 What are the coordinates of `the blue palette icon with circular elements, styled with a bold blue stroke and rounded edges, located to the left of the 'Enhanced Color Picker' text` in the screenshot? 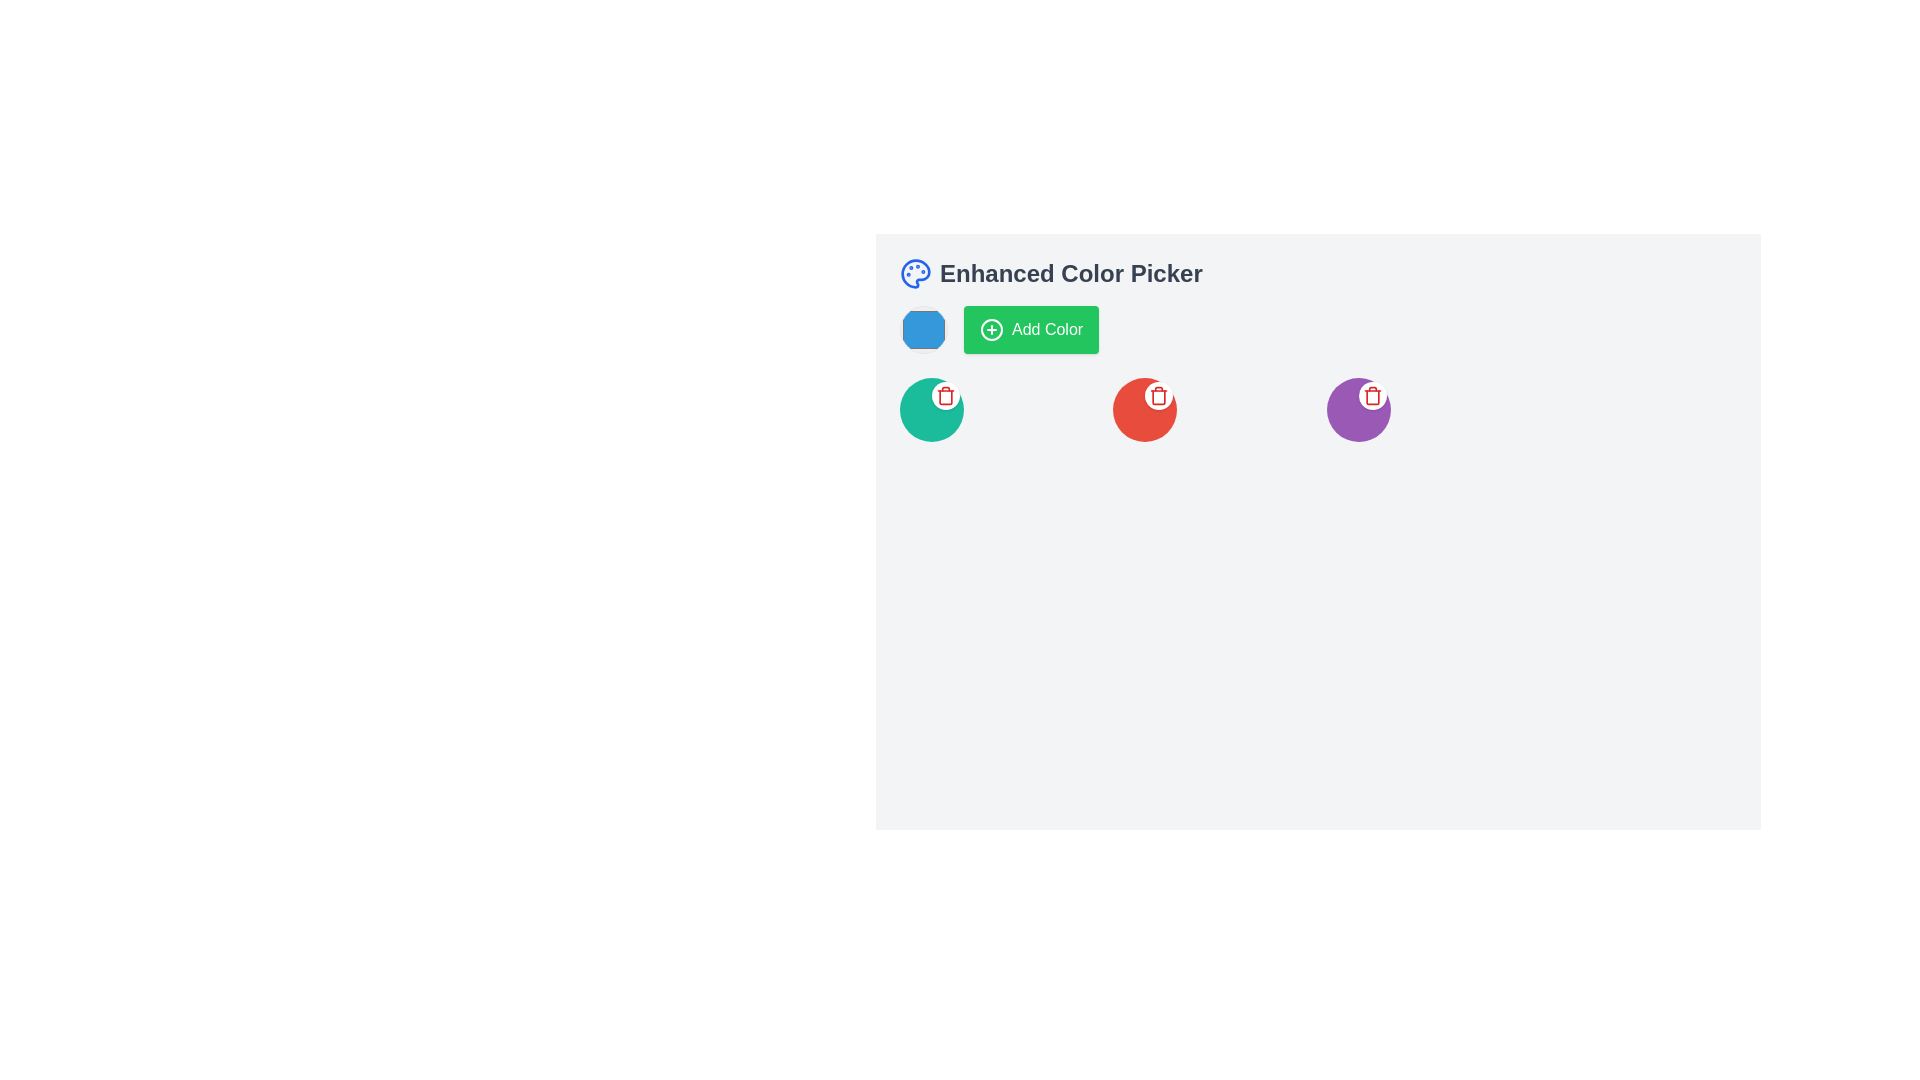 It's located at (915, 273).